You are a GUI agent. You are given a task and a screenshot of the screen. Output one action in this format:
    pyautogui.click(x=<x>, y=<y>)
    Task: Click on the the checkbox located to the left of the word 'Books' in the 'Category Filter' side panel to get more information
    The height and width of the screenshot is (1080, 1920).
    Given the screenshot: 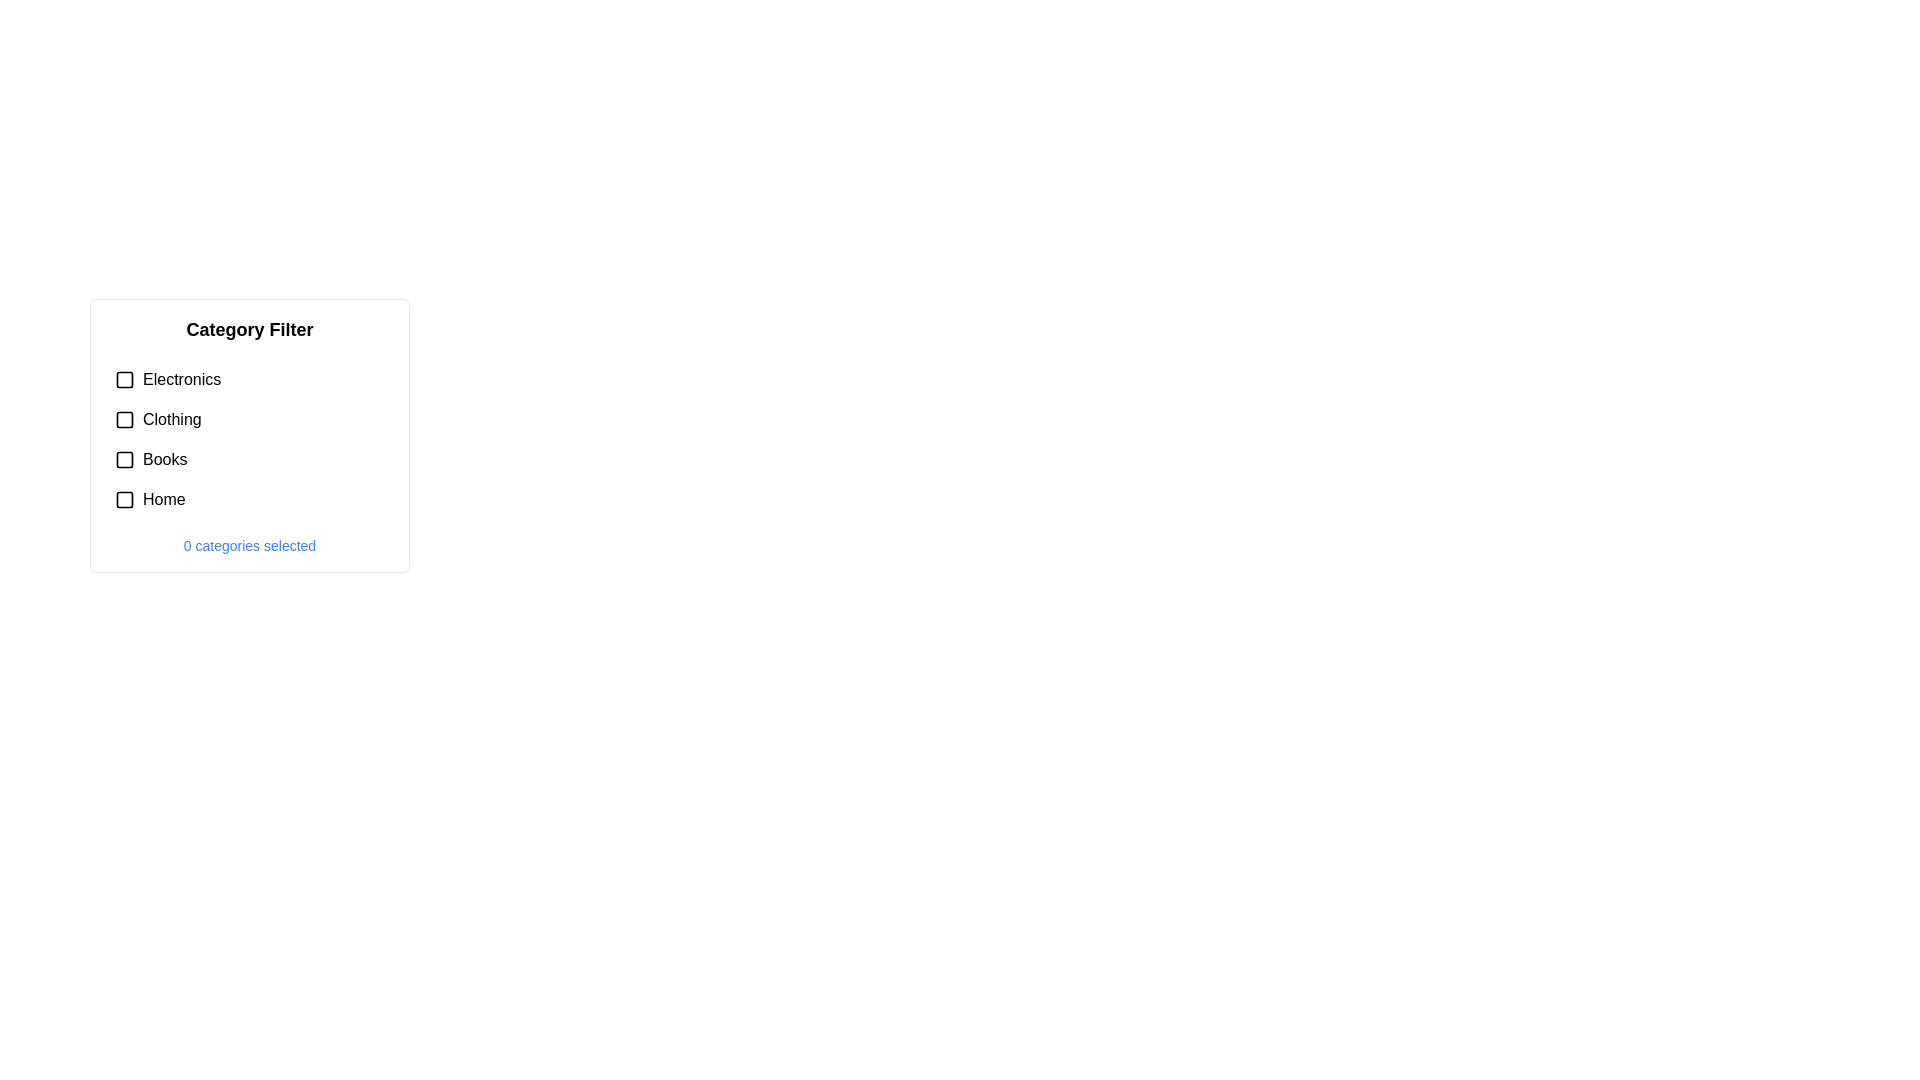 What is the action you would take?
    pyautogui.click(x=123, y=459)
    